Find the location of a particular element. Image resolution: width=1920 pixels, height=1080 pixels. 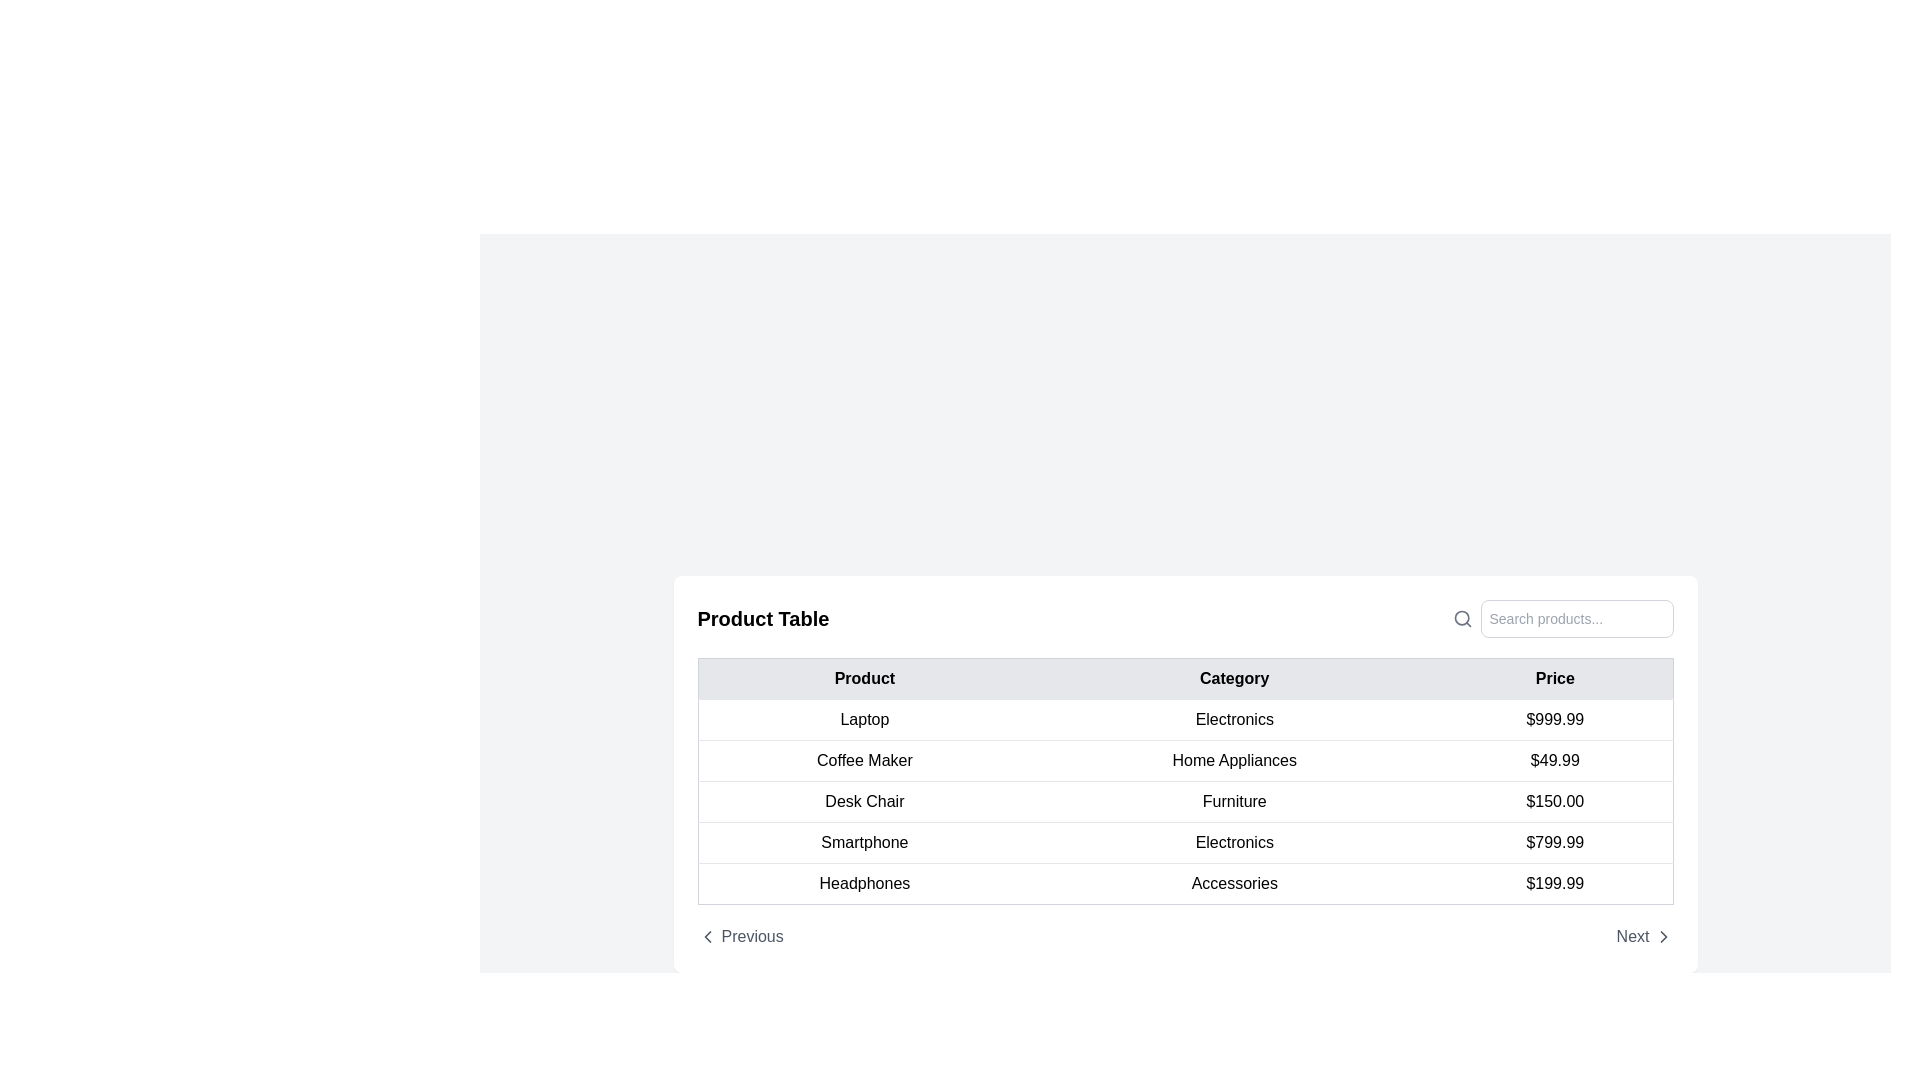

the right arrow navigation button styled as an SVG chevron located in the bottom-right corner of the interface is located at coordinates (1663, 936).